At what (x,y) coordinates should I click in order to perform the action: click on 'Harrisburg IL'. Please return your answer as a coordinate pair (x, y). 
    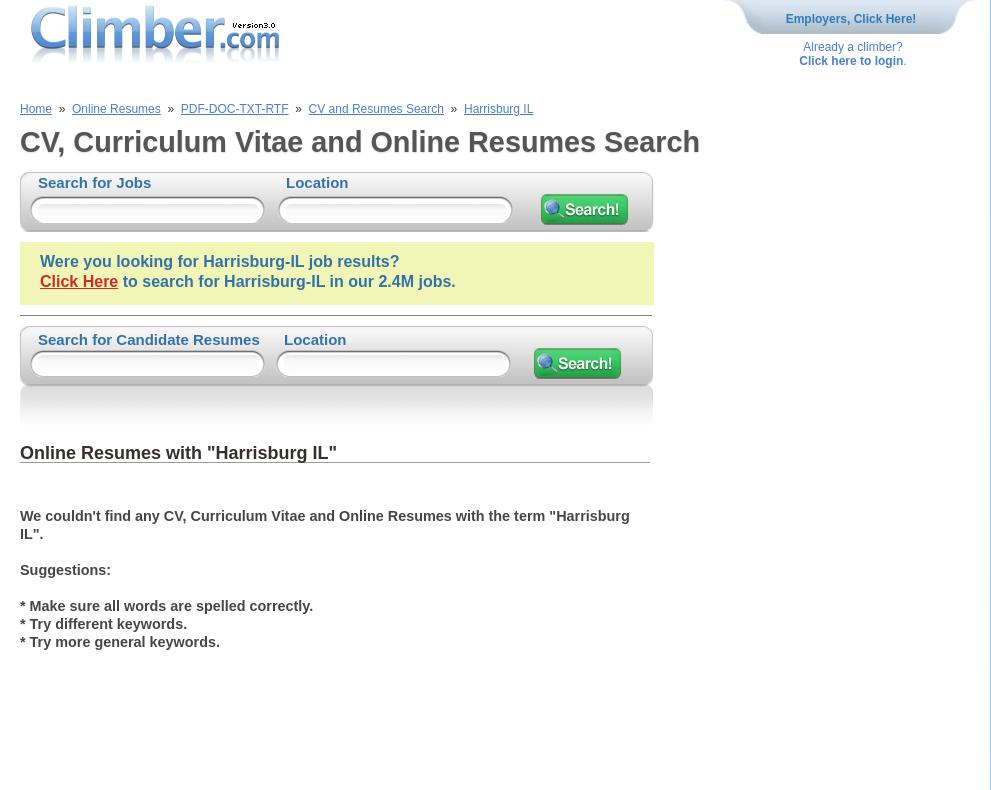
    Looking at the image, I should click on (497, 109).